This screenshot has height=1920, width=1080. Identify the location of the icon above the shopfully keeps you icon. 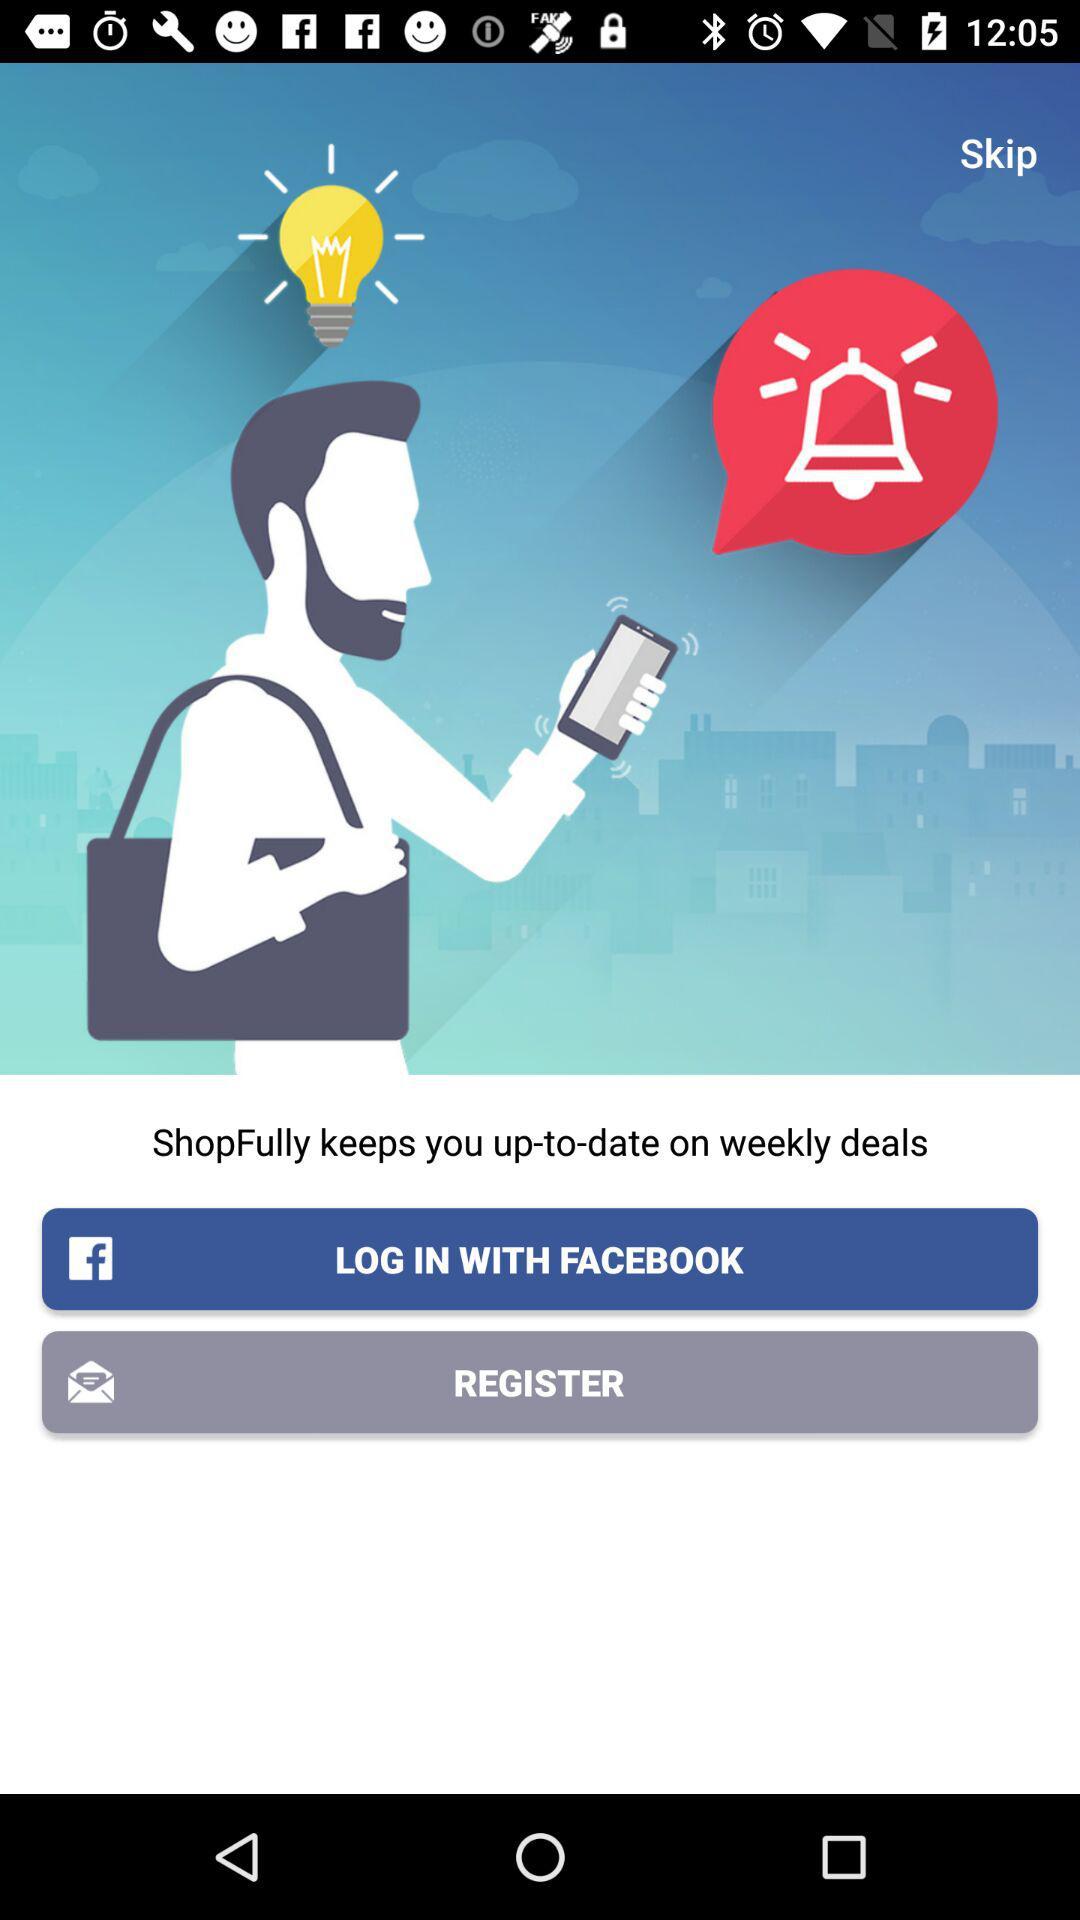
(999, 151).